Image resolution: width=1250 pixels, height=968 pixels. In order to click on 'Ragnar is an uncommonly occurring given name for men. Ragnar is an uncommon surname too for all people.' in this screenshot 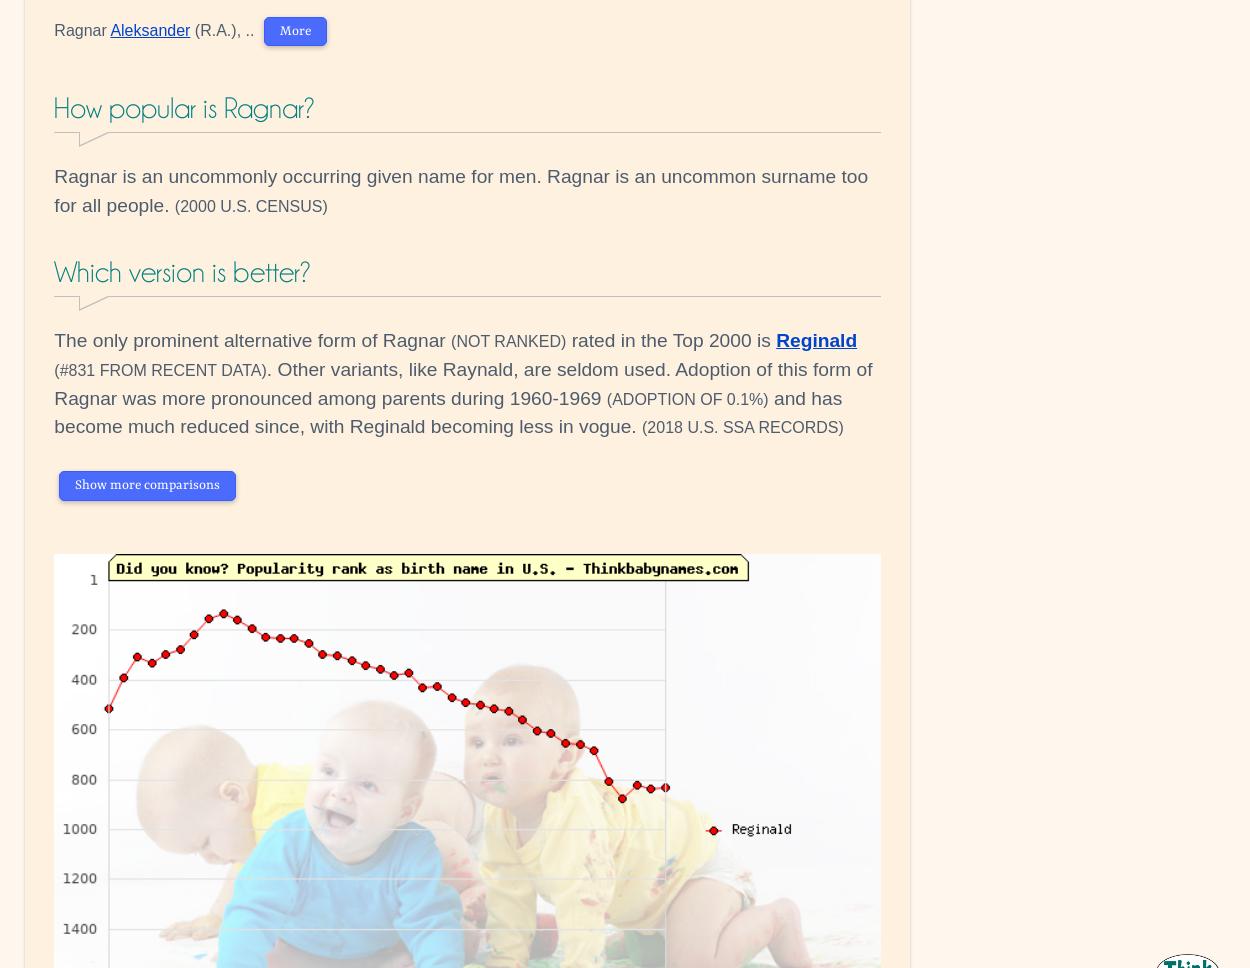, I will do `click(460, 190)`.